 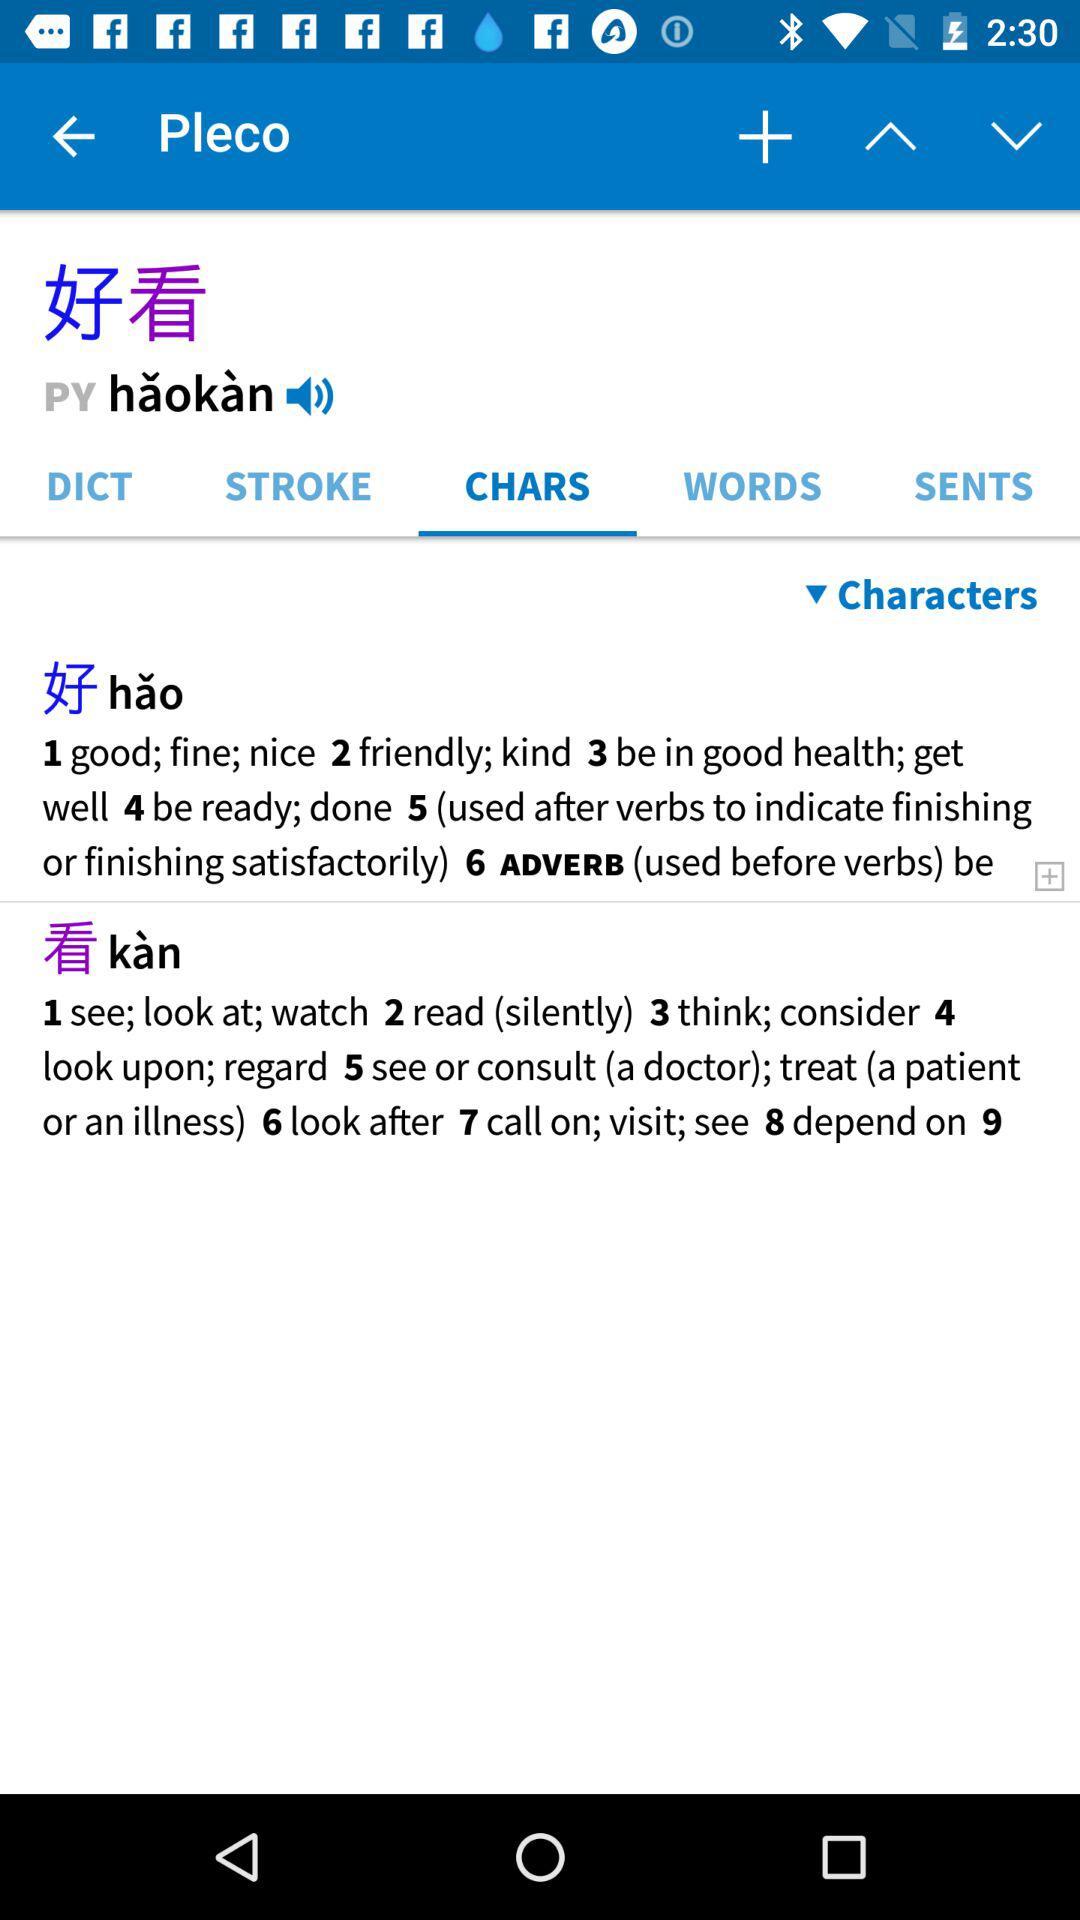 What do you see at coordinates (921, 593) in the screenshot?
I see `characters` at bounding box center [921, 593].